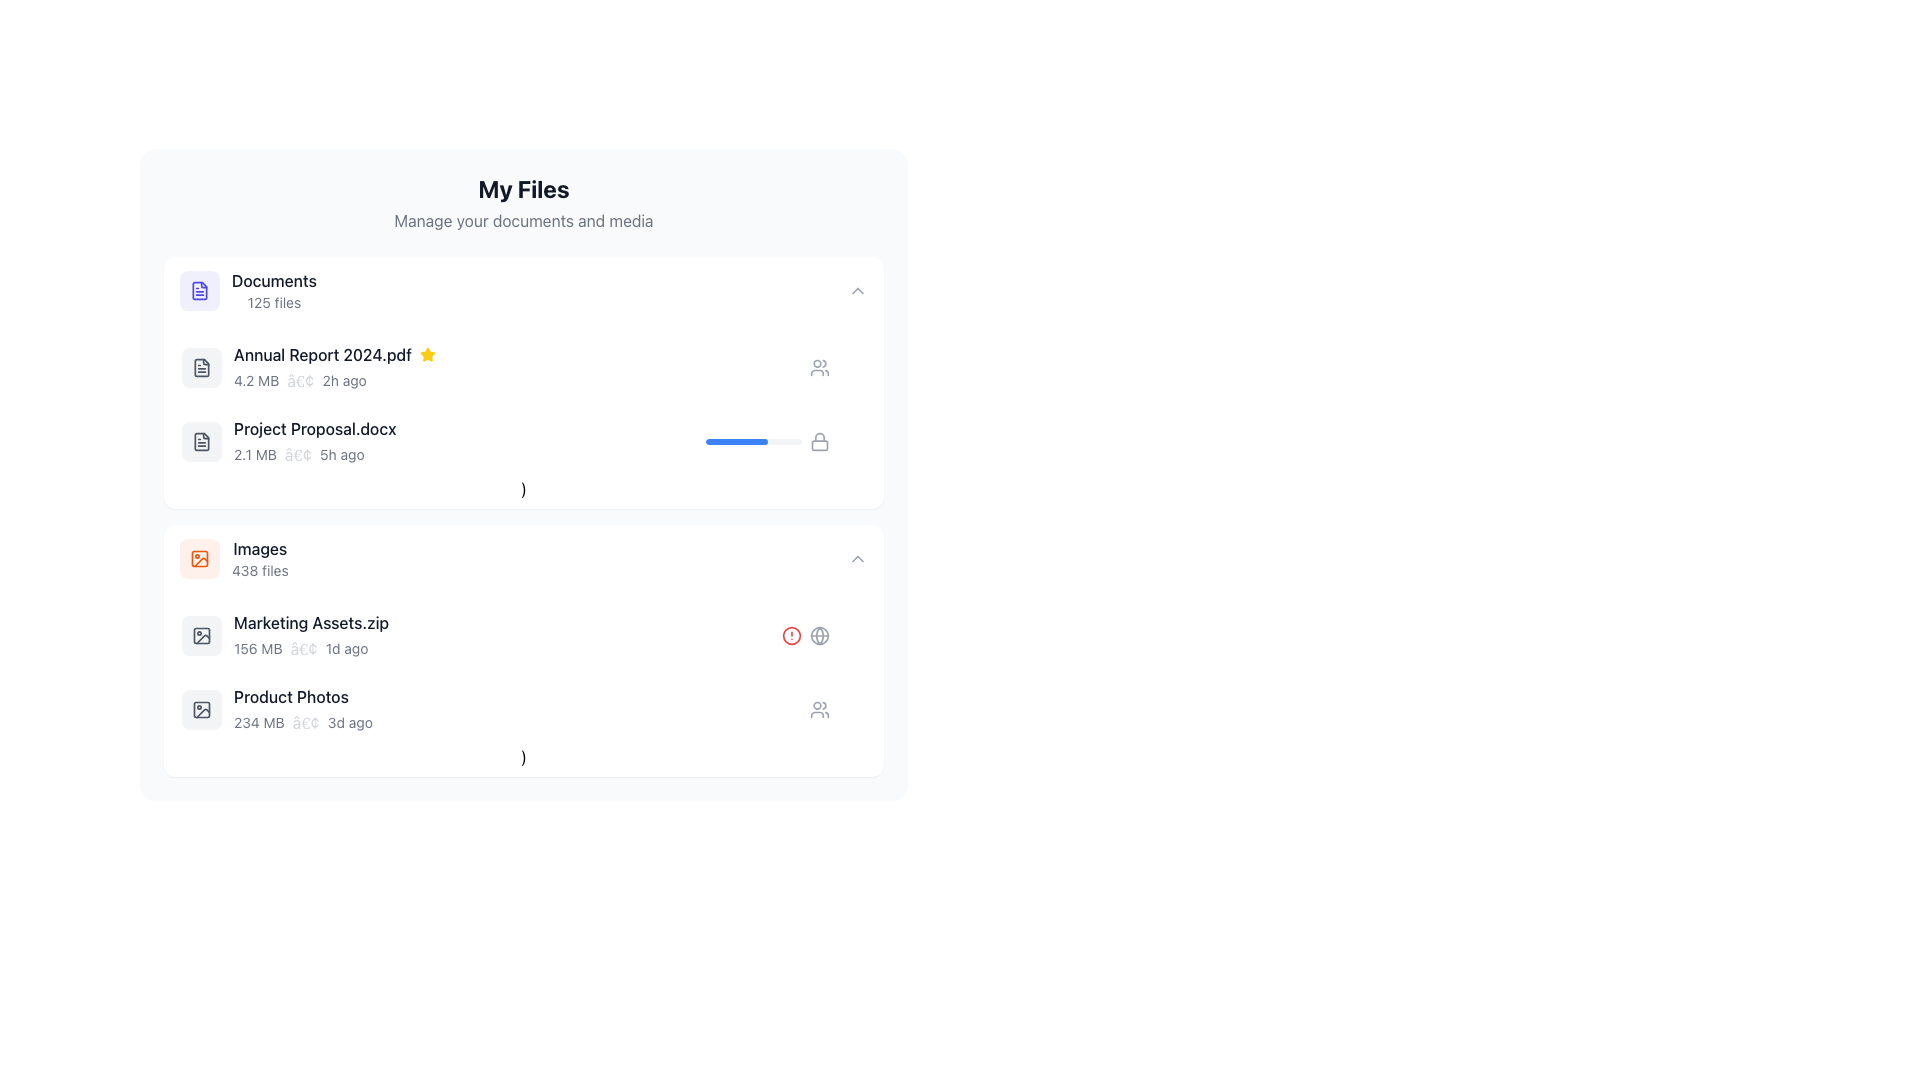 The height and width of the screenshot is (1080, 1920). Describe the element at coordinates (523, 441) in the screenshot. I see `the file entry for 'Project Proposal.docx' in the file manager interface` at that location.